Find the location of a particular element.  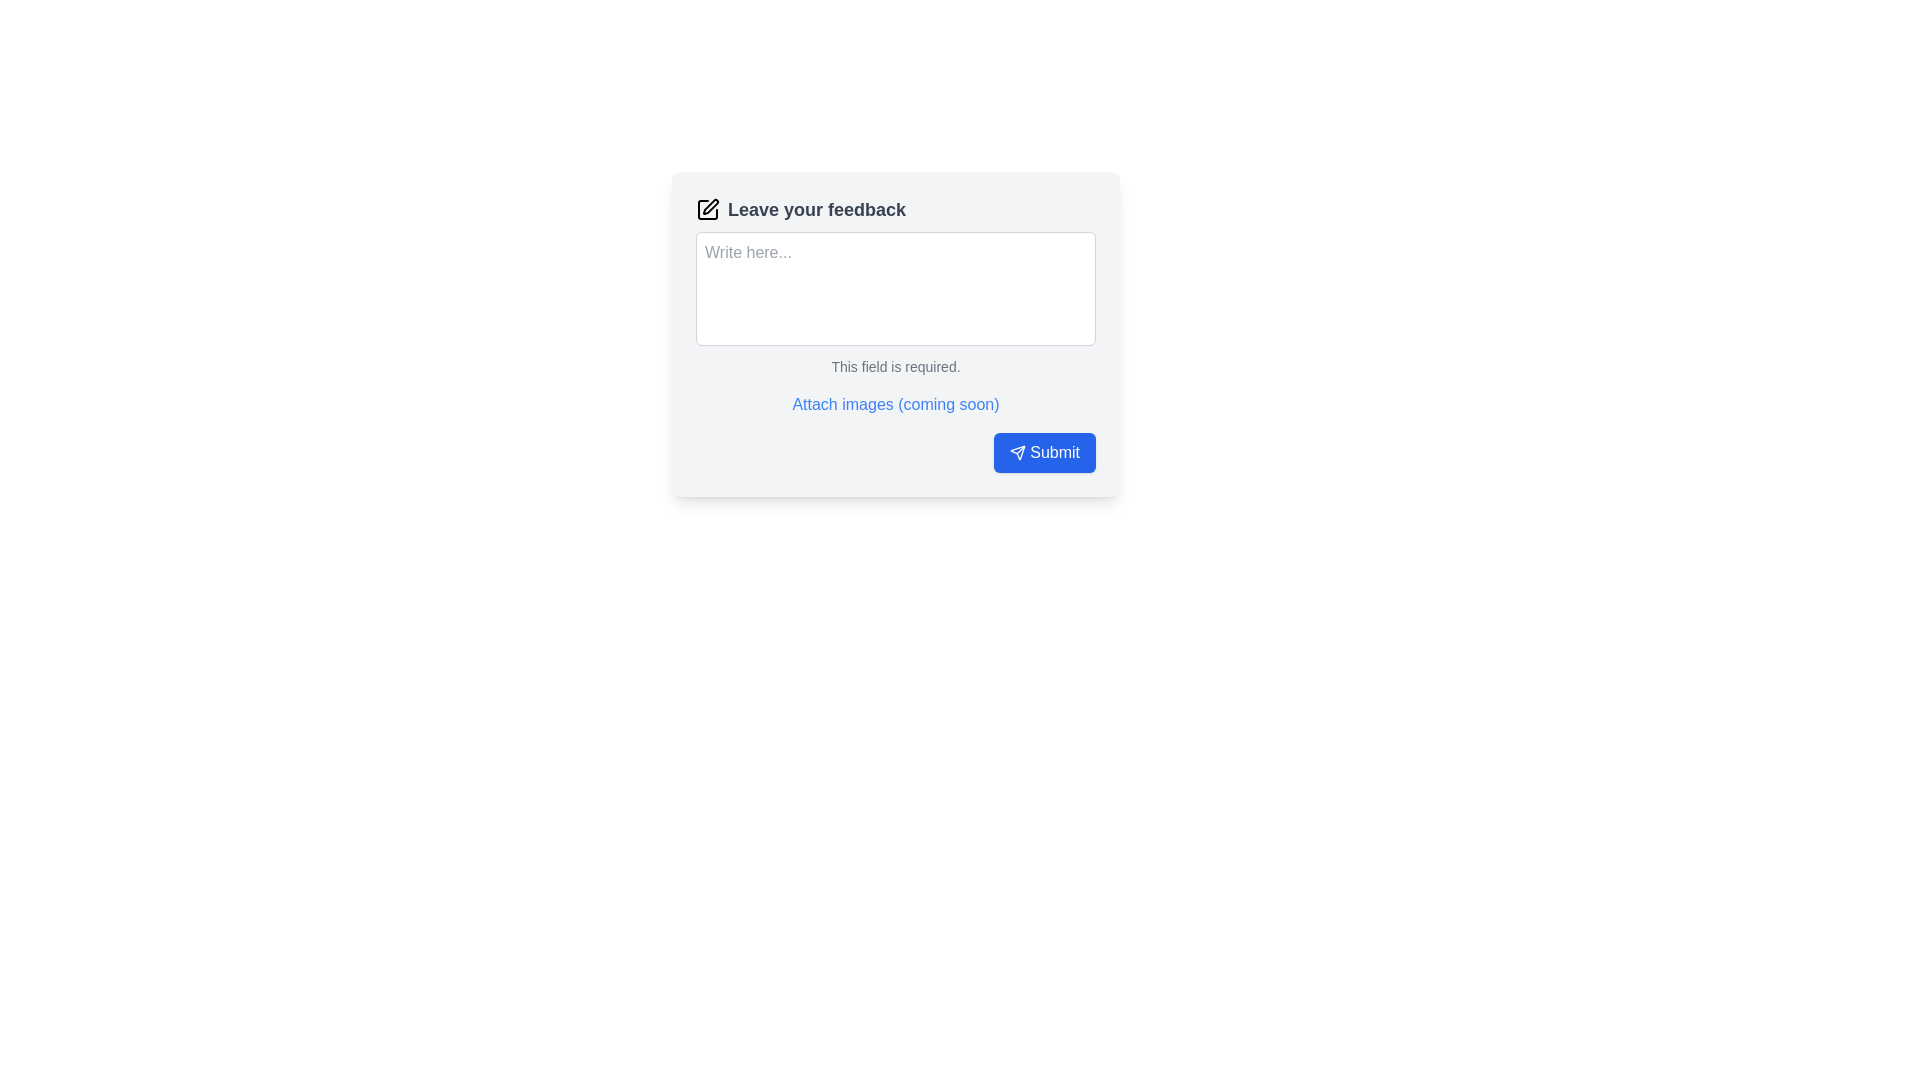

the tooltip or description of the editing icon located in the upper-left corner of the white feedback dialogue box adjacent to the 'Leave your feedback' heading is located at coordinates (710, 207).